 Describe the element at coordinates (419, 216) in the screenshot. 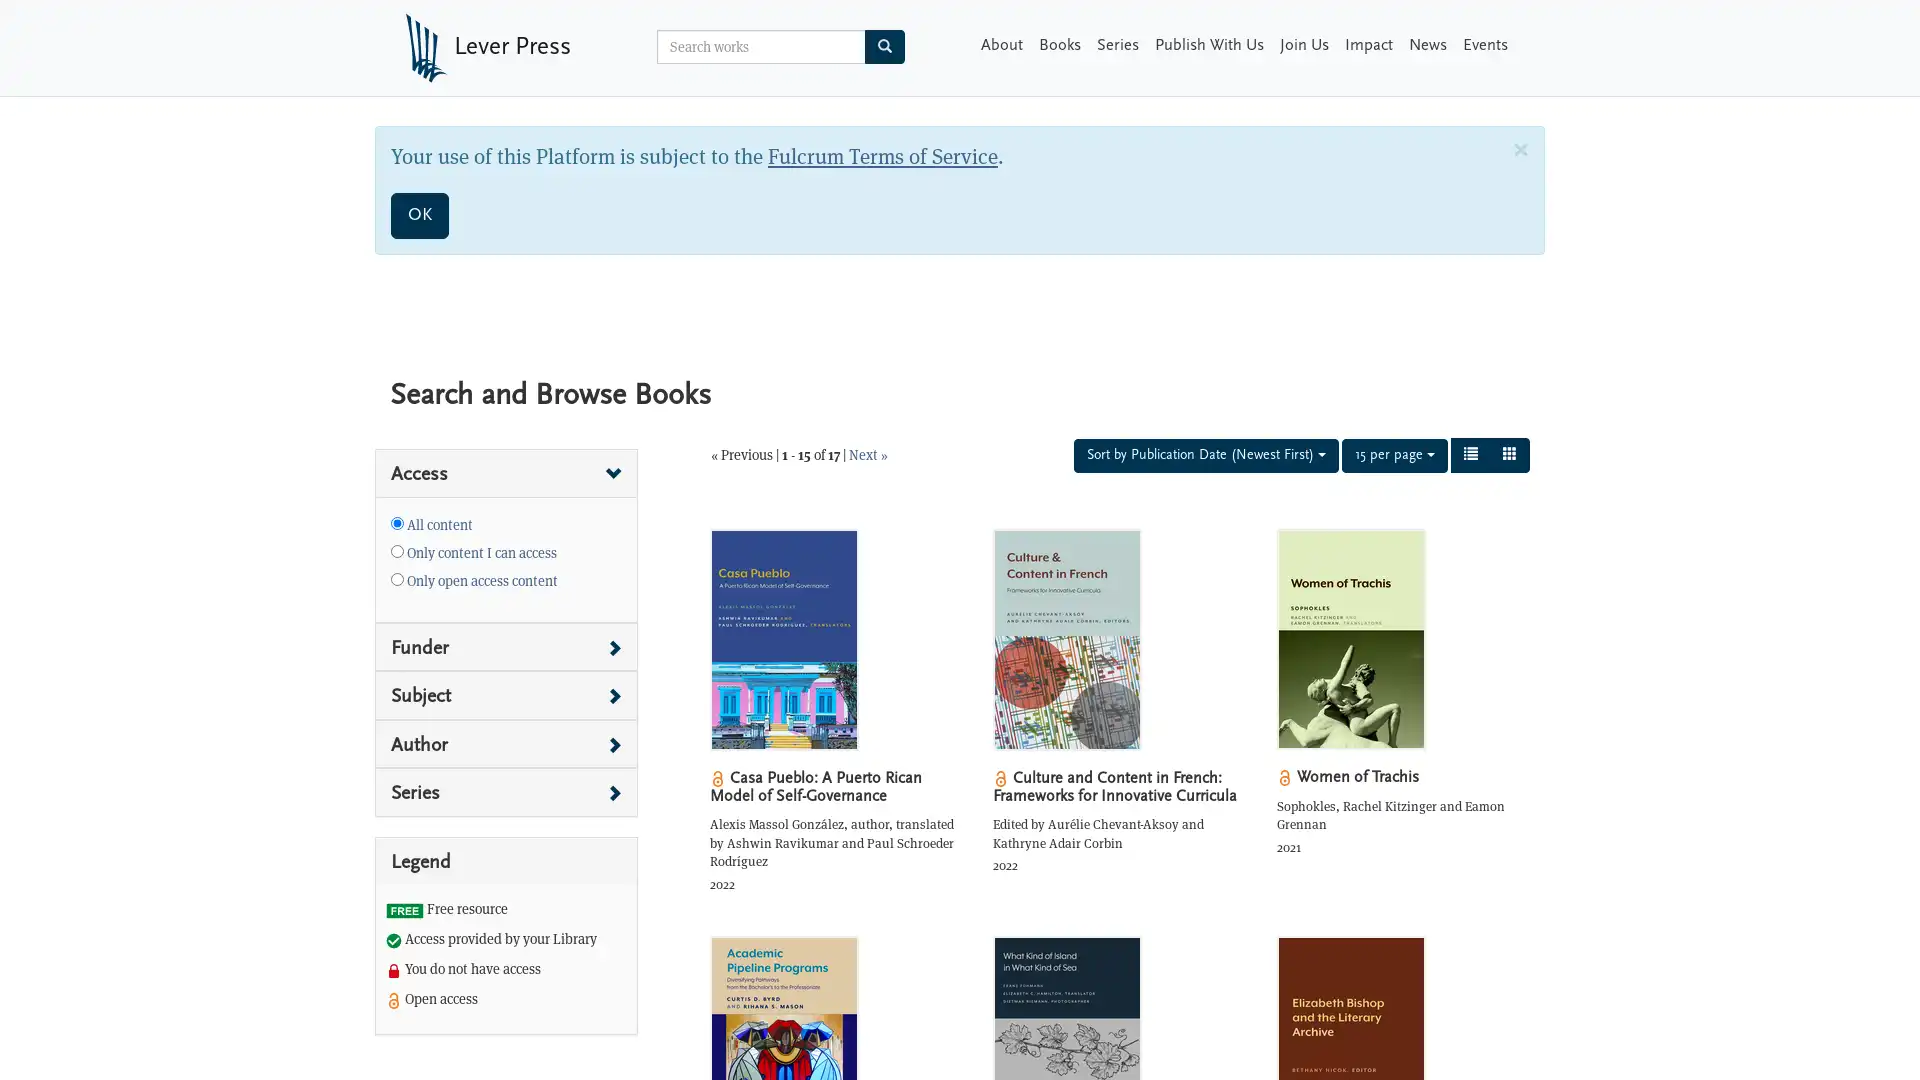

I see `OK. Close Dialog` at that location.